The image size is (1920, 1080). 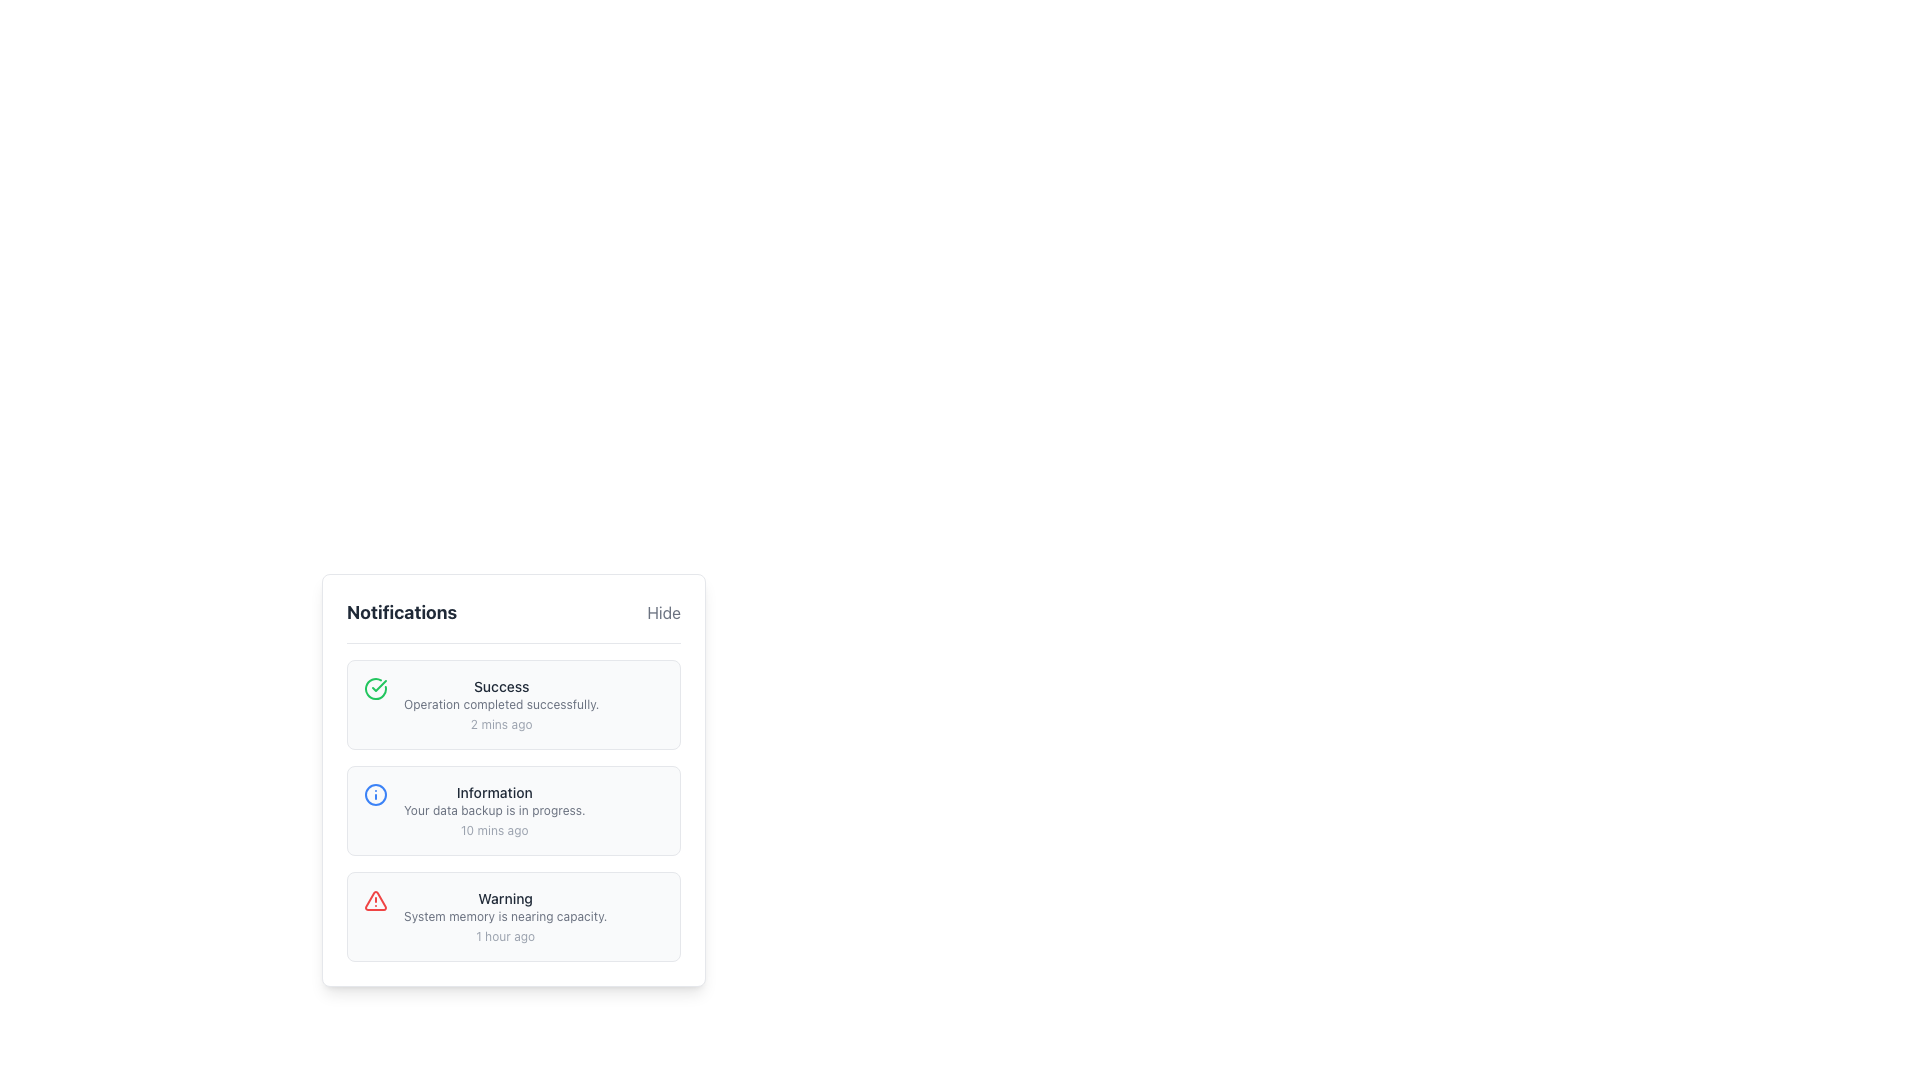 I want to click on the button positioned to the right of the 'Notifications' title to hide the notification panel, so click(x=663, y=612).